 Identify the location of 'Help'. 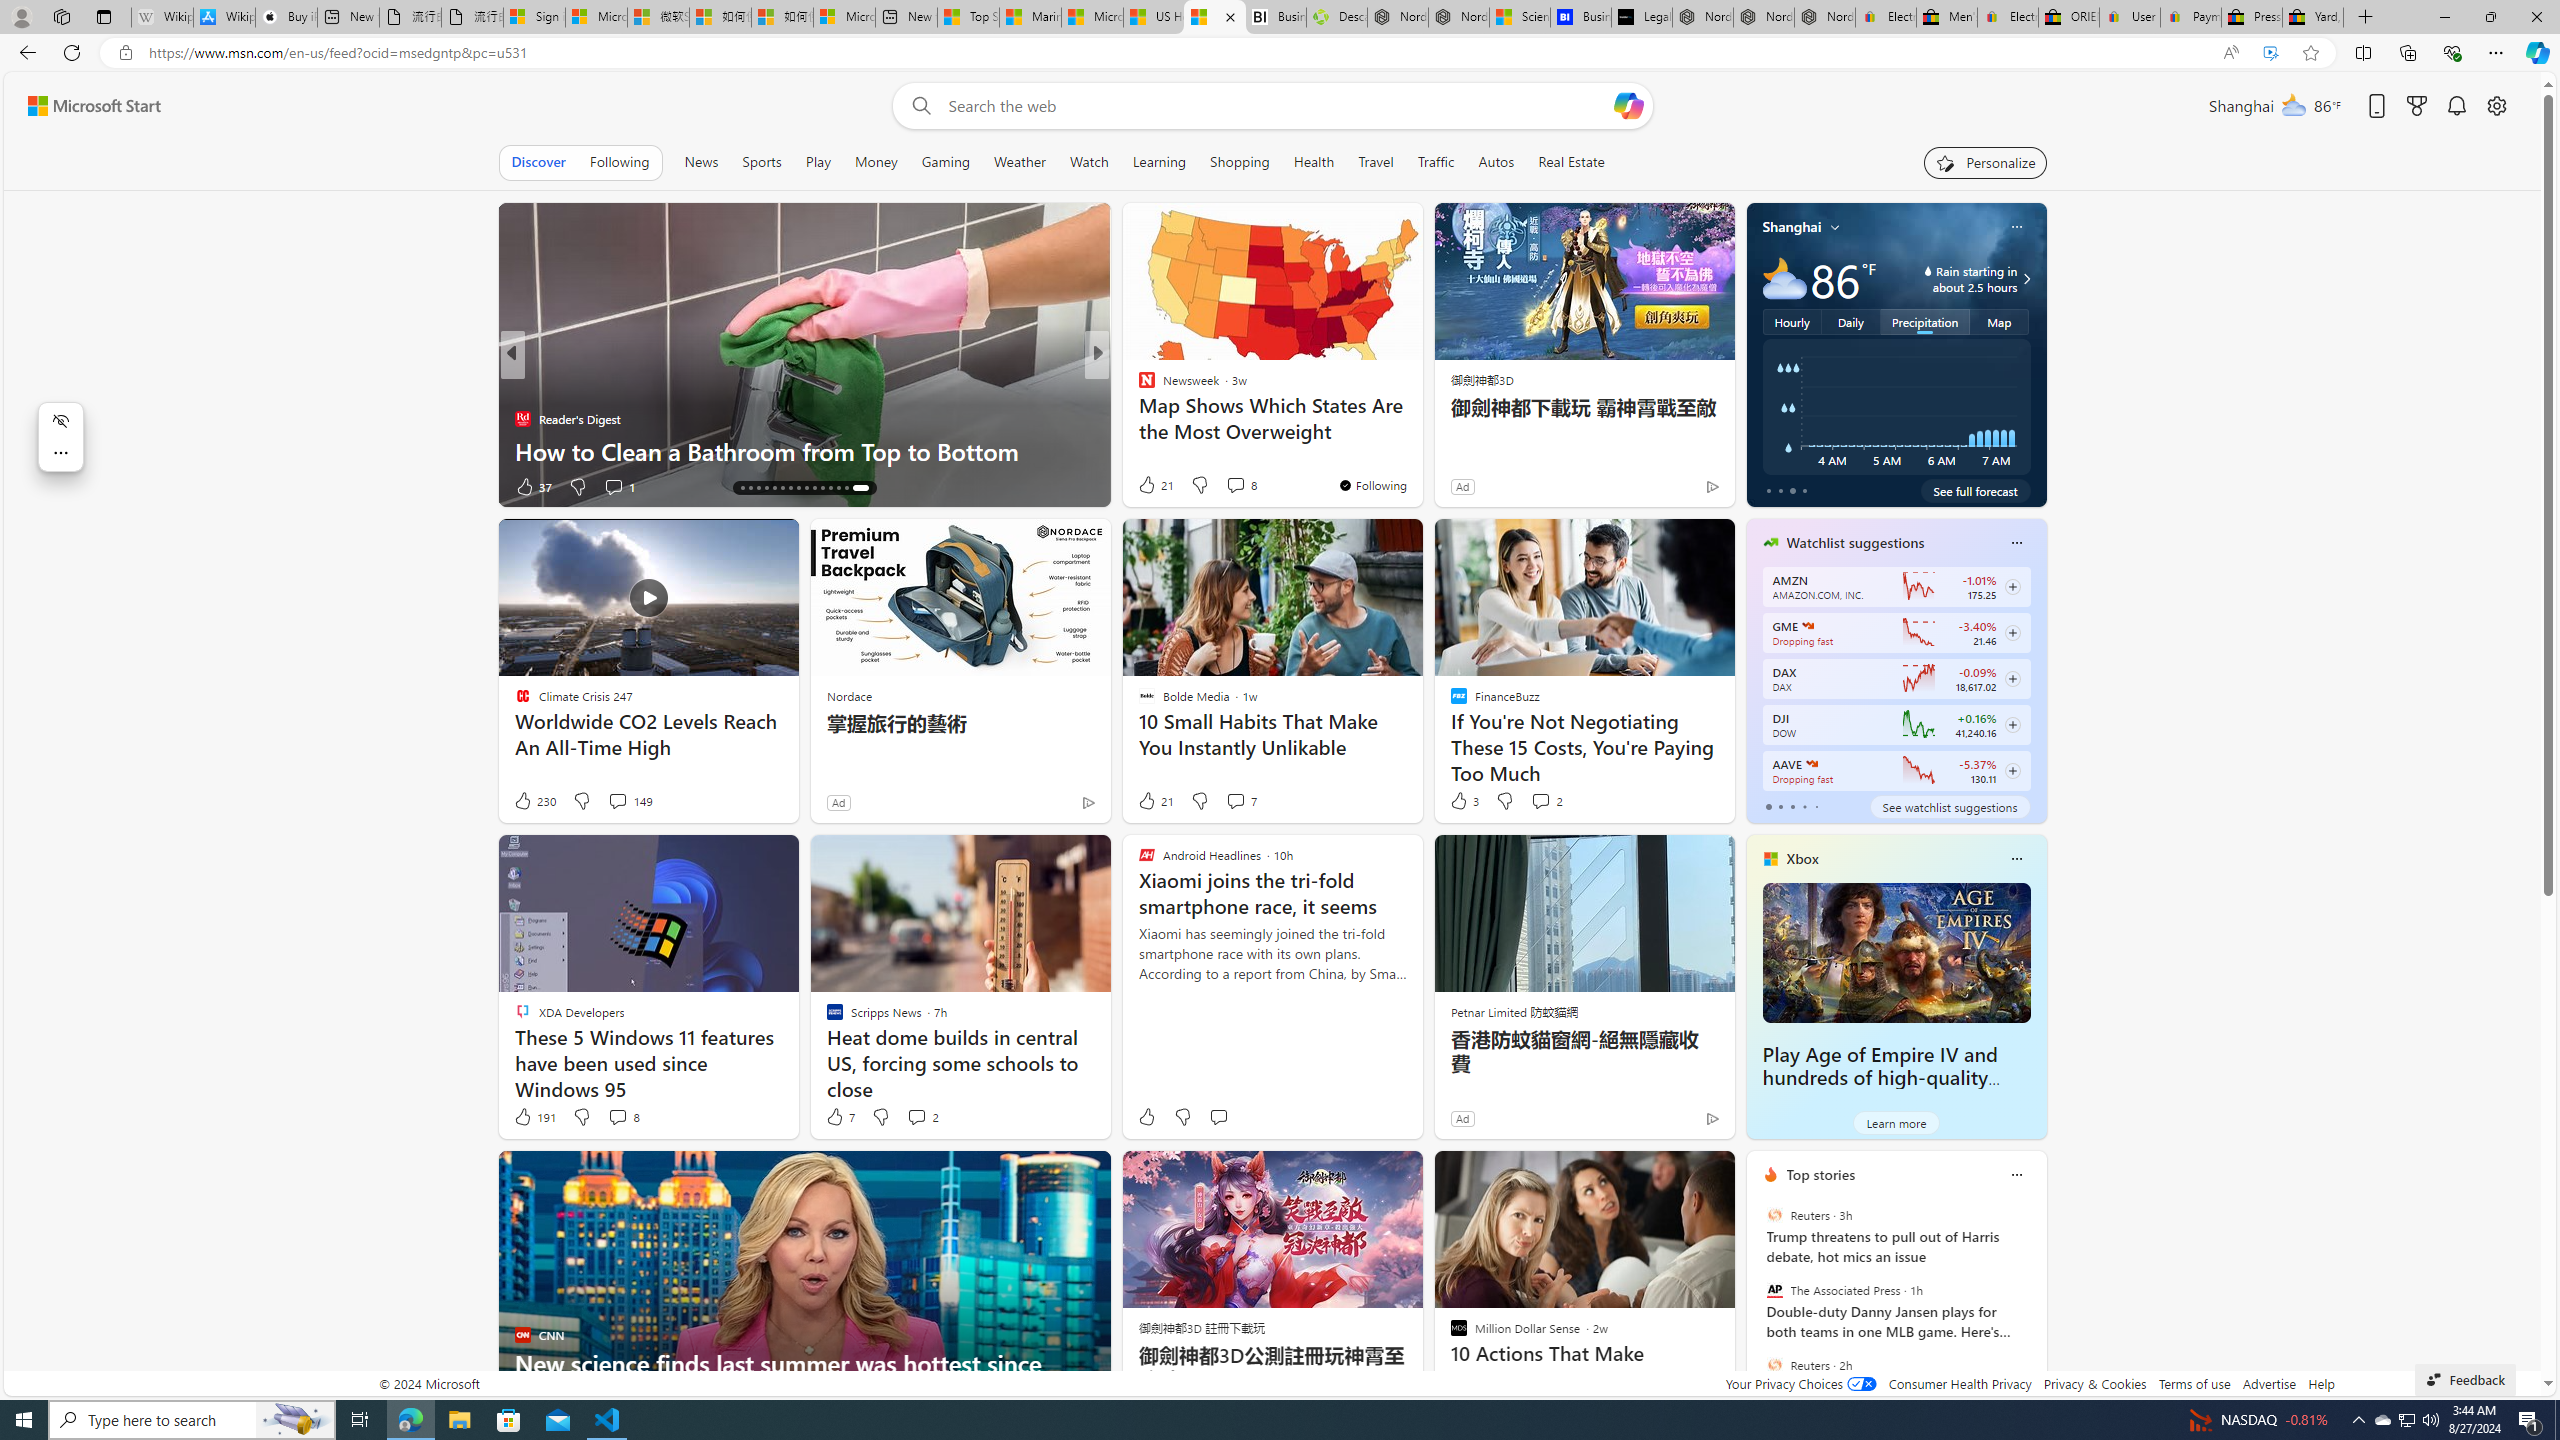
(2320, 1382).